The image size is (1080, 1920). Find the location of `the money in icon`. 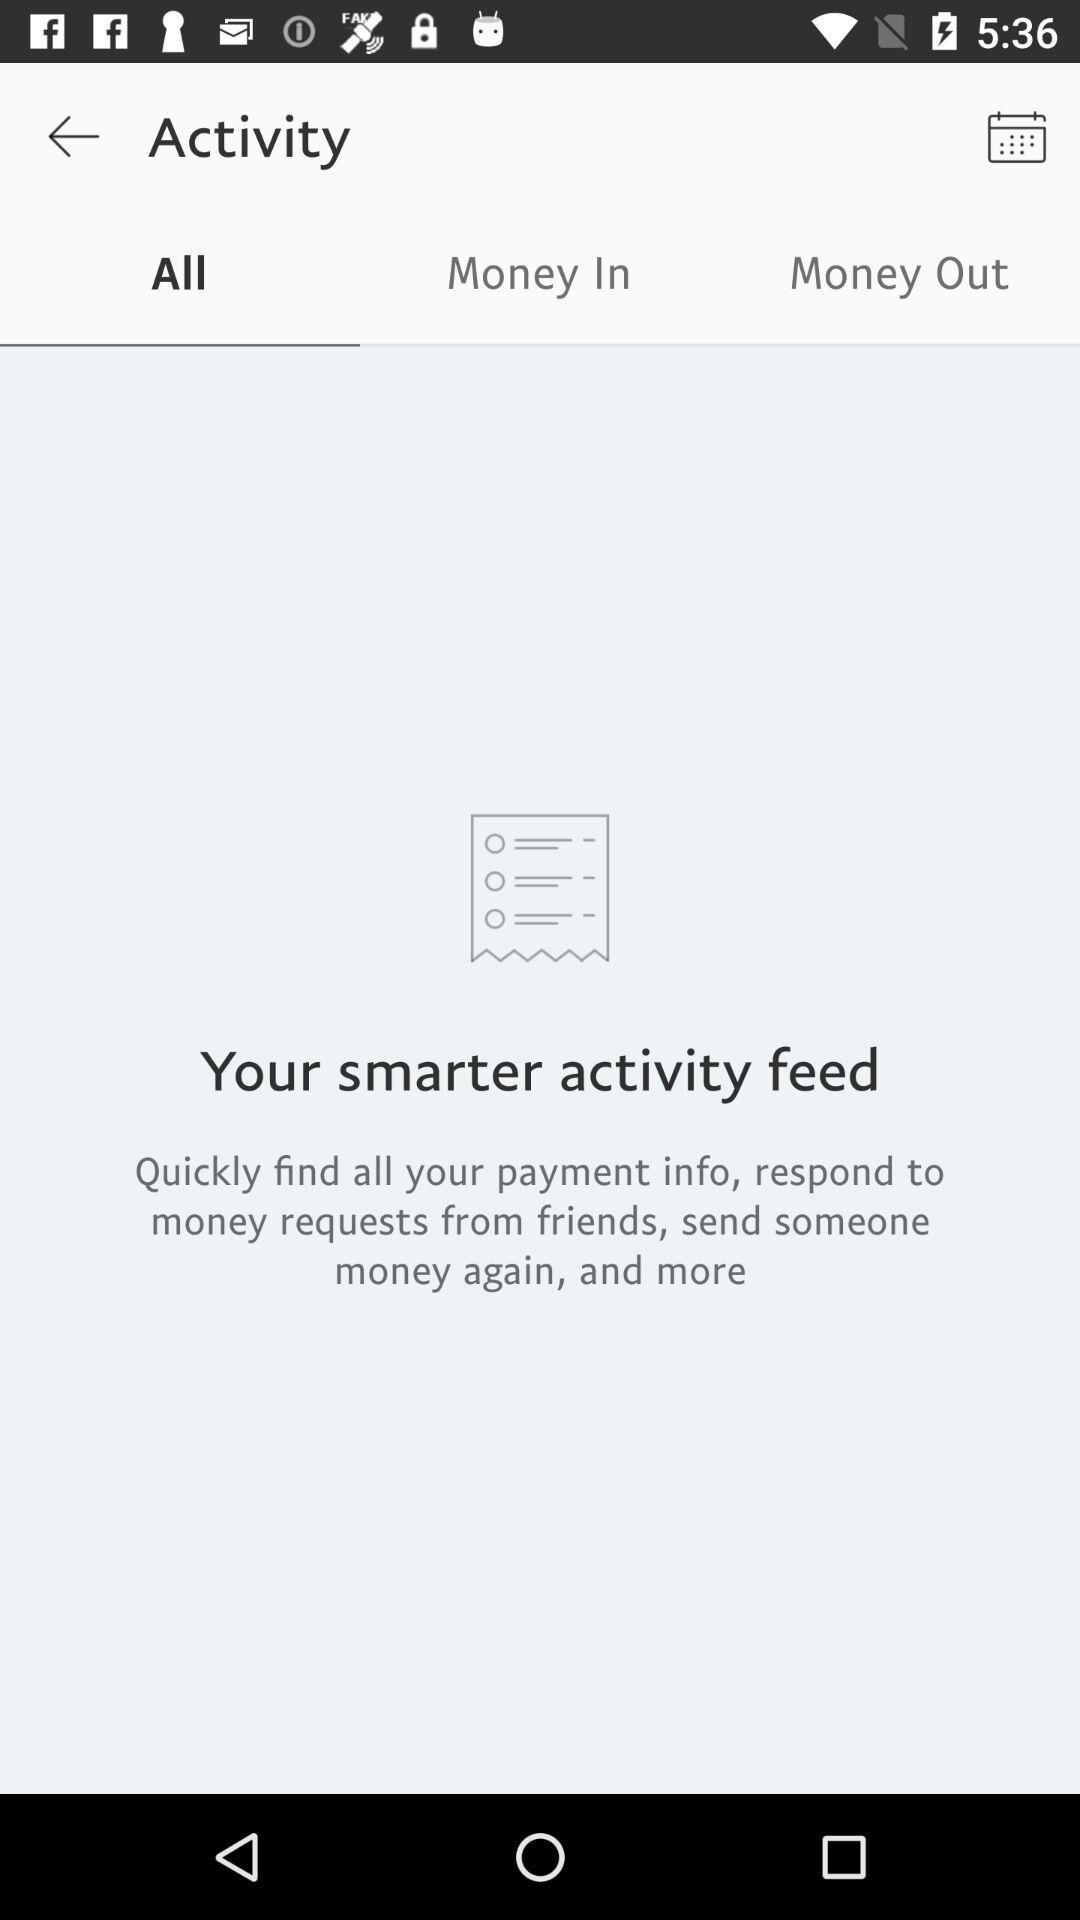

the money in icon is located at coordinates (540, 277).